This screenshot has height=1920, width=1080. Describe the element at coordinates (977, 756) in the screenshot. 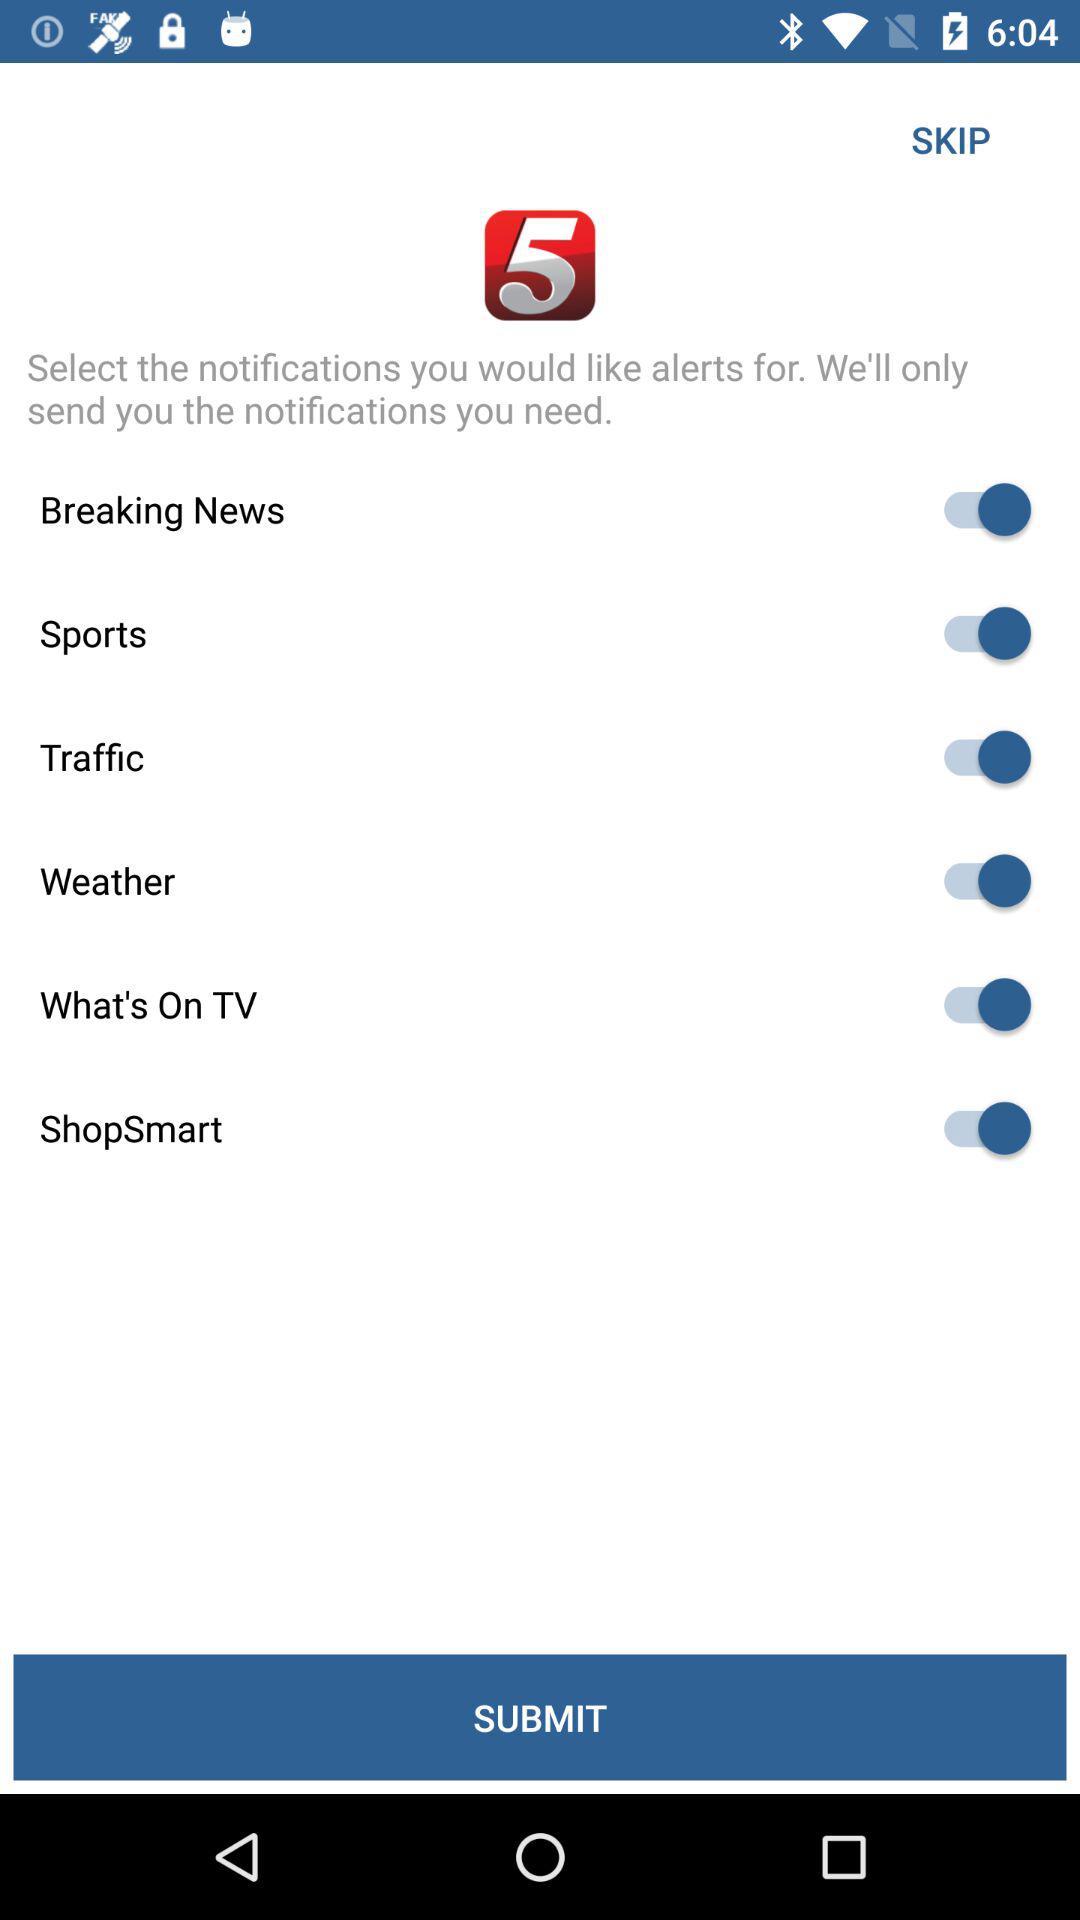

I see `disable traffic` at that location.